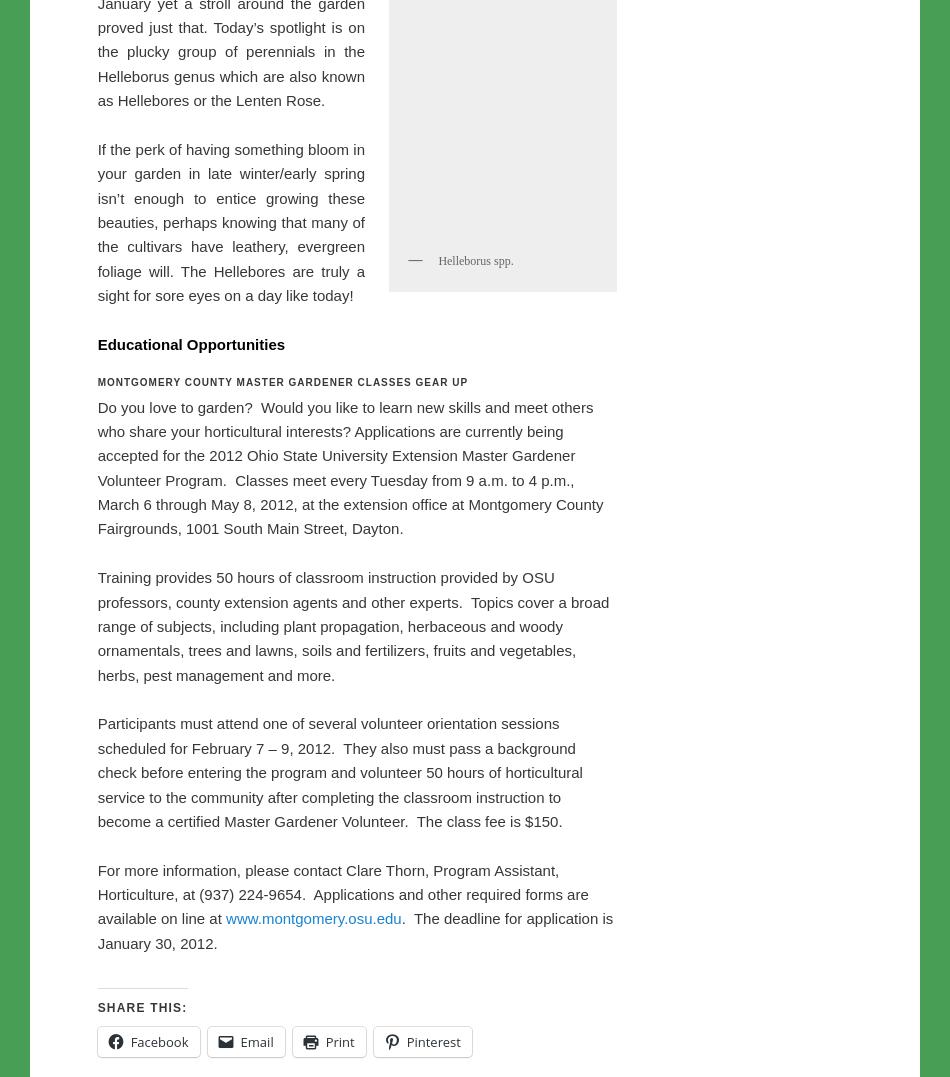 The image size is (950, 1077). I want to click on 'Print', so click(338, 49).